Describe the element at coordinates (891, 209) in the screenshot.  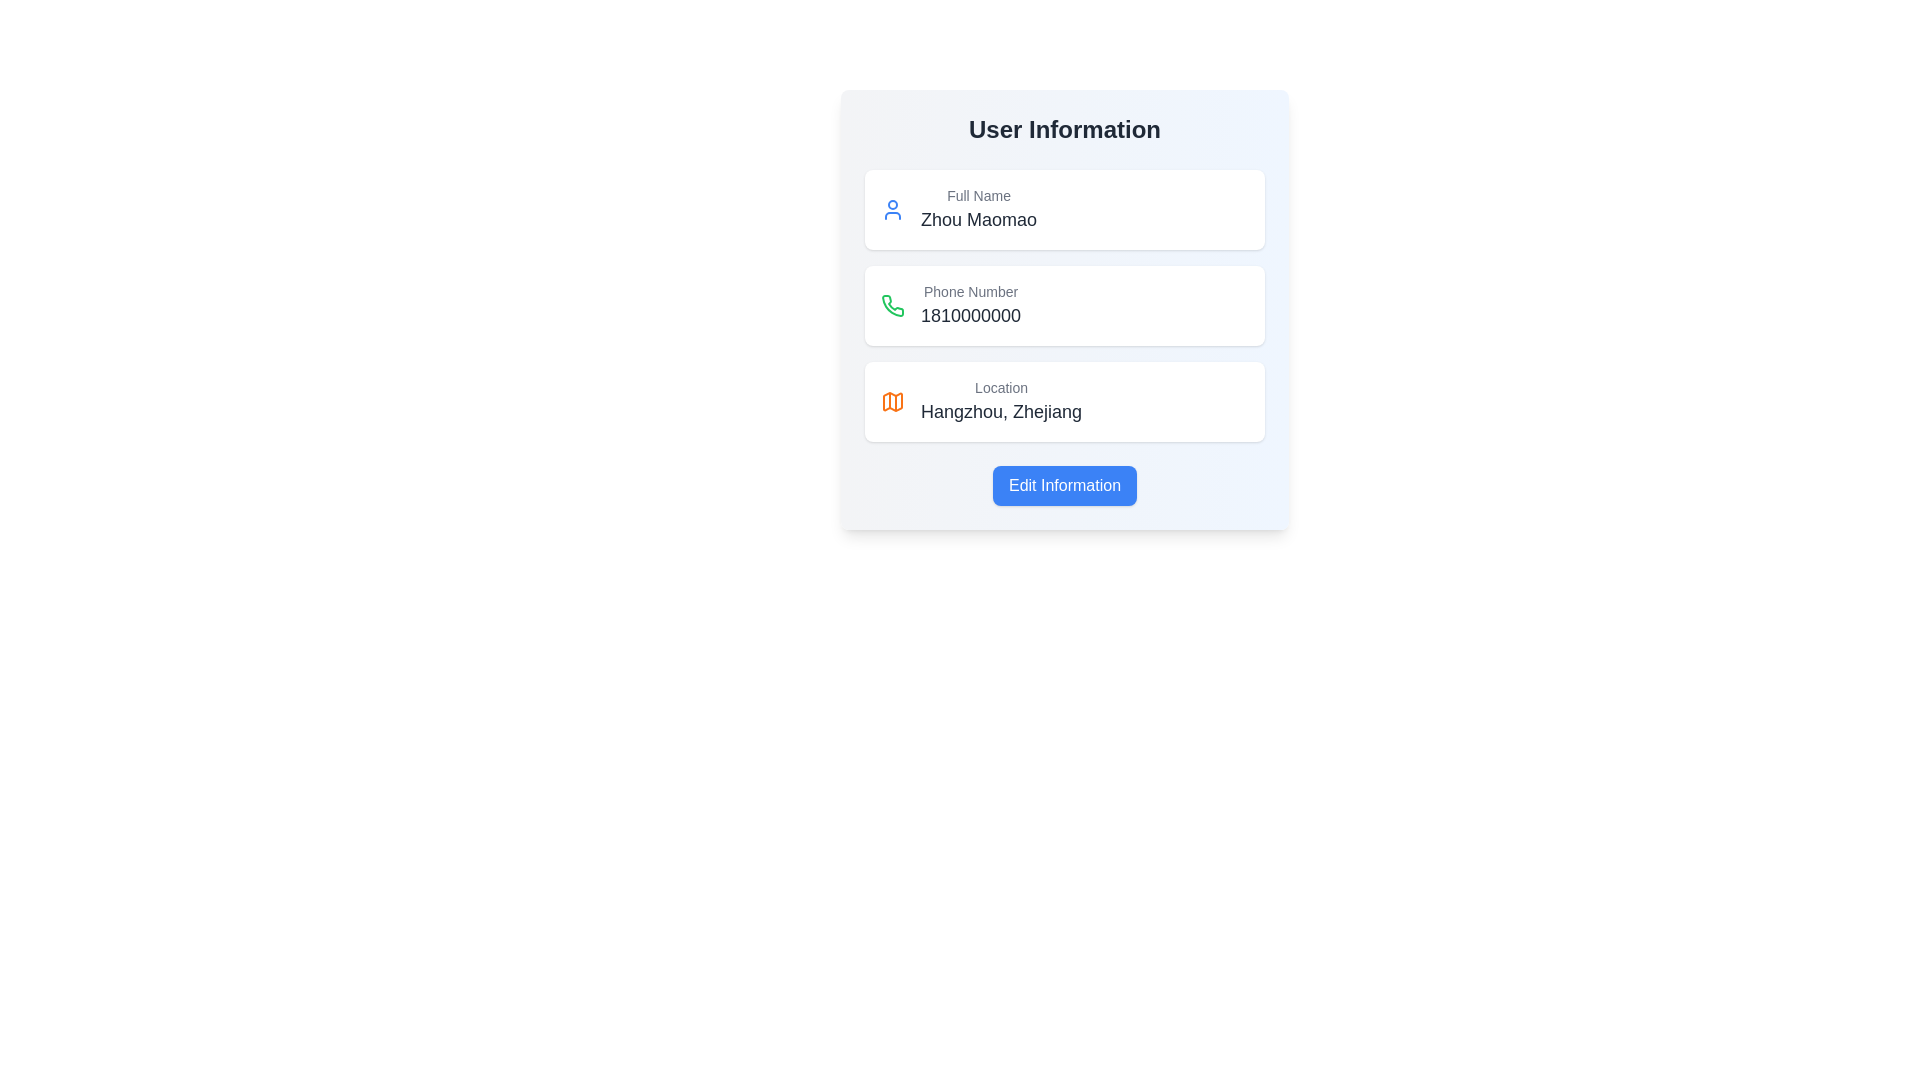
I see `the icon representing the 'Full Name' field, located on the upper left side inside the first row of the content section under 'User Information'` at that location.